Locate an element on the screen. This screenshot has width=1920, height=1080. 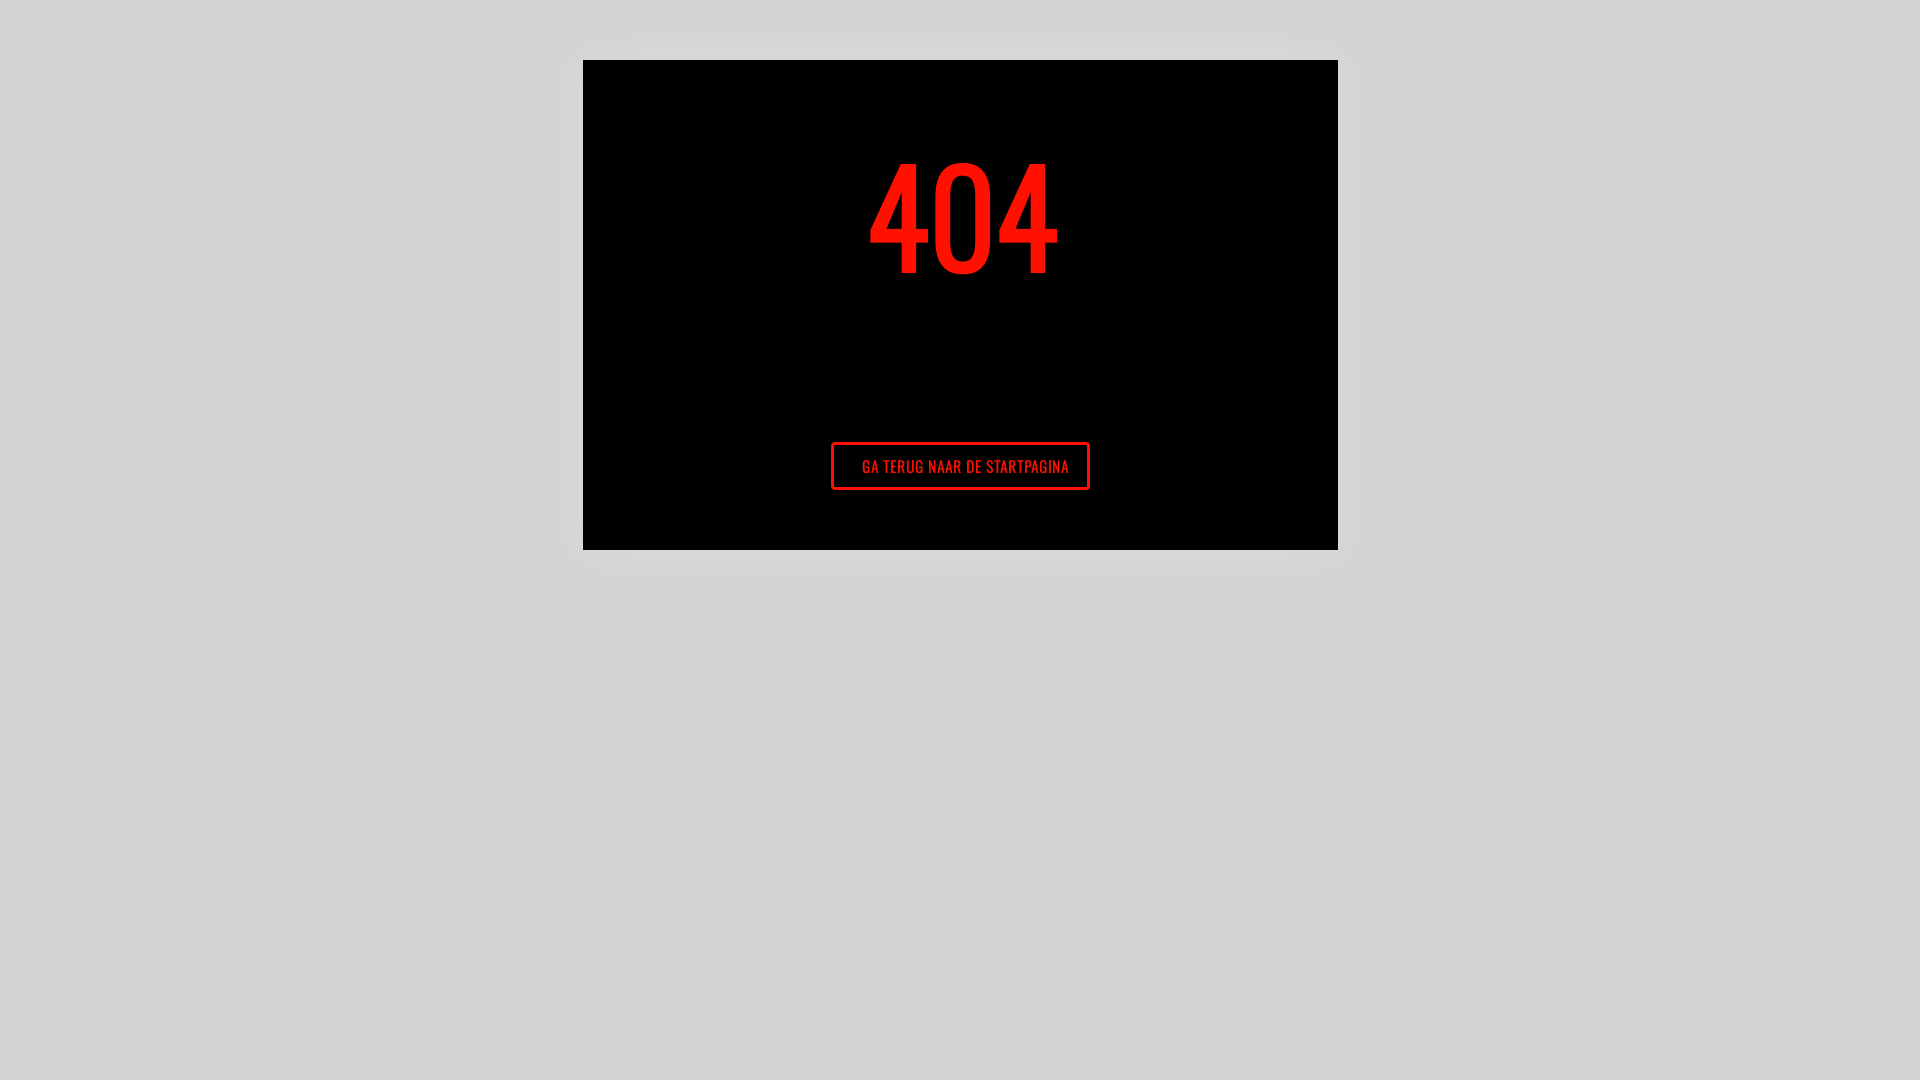
'GA TERUG NAAR DE STARTPAGINA' is located at coordinates (958, 466).